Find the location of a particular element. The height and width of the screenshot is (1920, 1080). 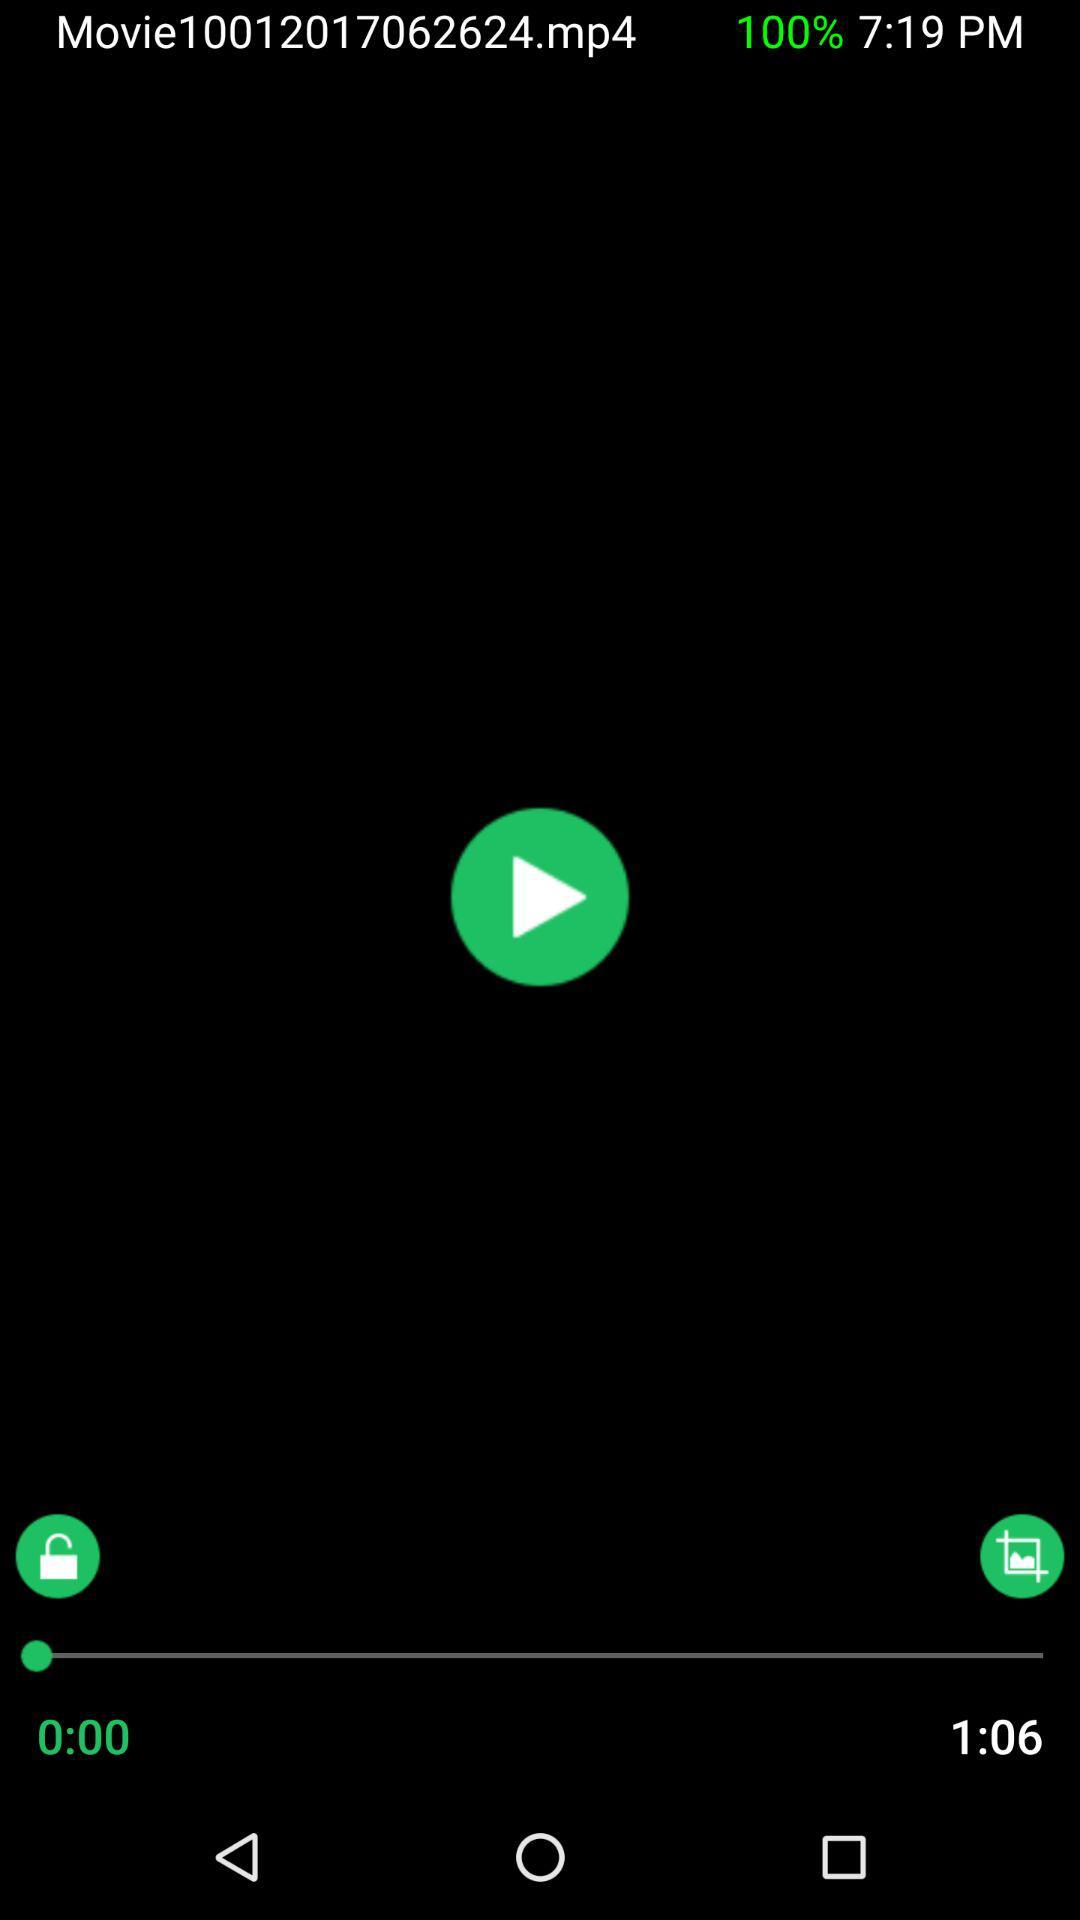

icon to the right of 0:00 is located at coordinates (955, 1734).